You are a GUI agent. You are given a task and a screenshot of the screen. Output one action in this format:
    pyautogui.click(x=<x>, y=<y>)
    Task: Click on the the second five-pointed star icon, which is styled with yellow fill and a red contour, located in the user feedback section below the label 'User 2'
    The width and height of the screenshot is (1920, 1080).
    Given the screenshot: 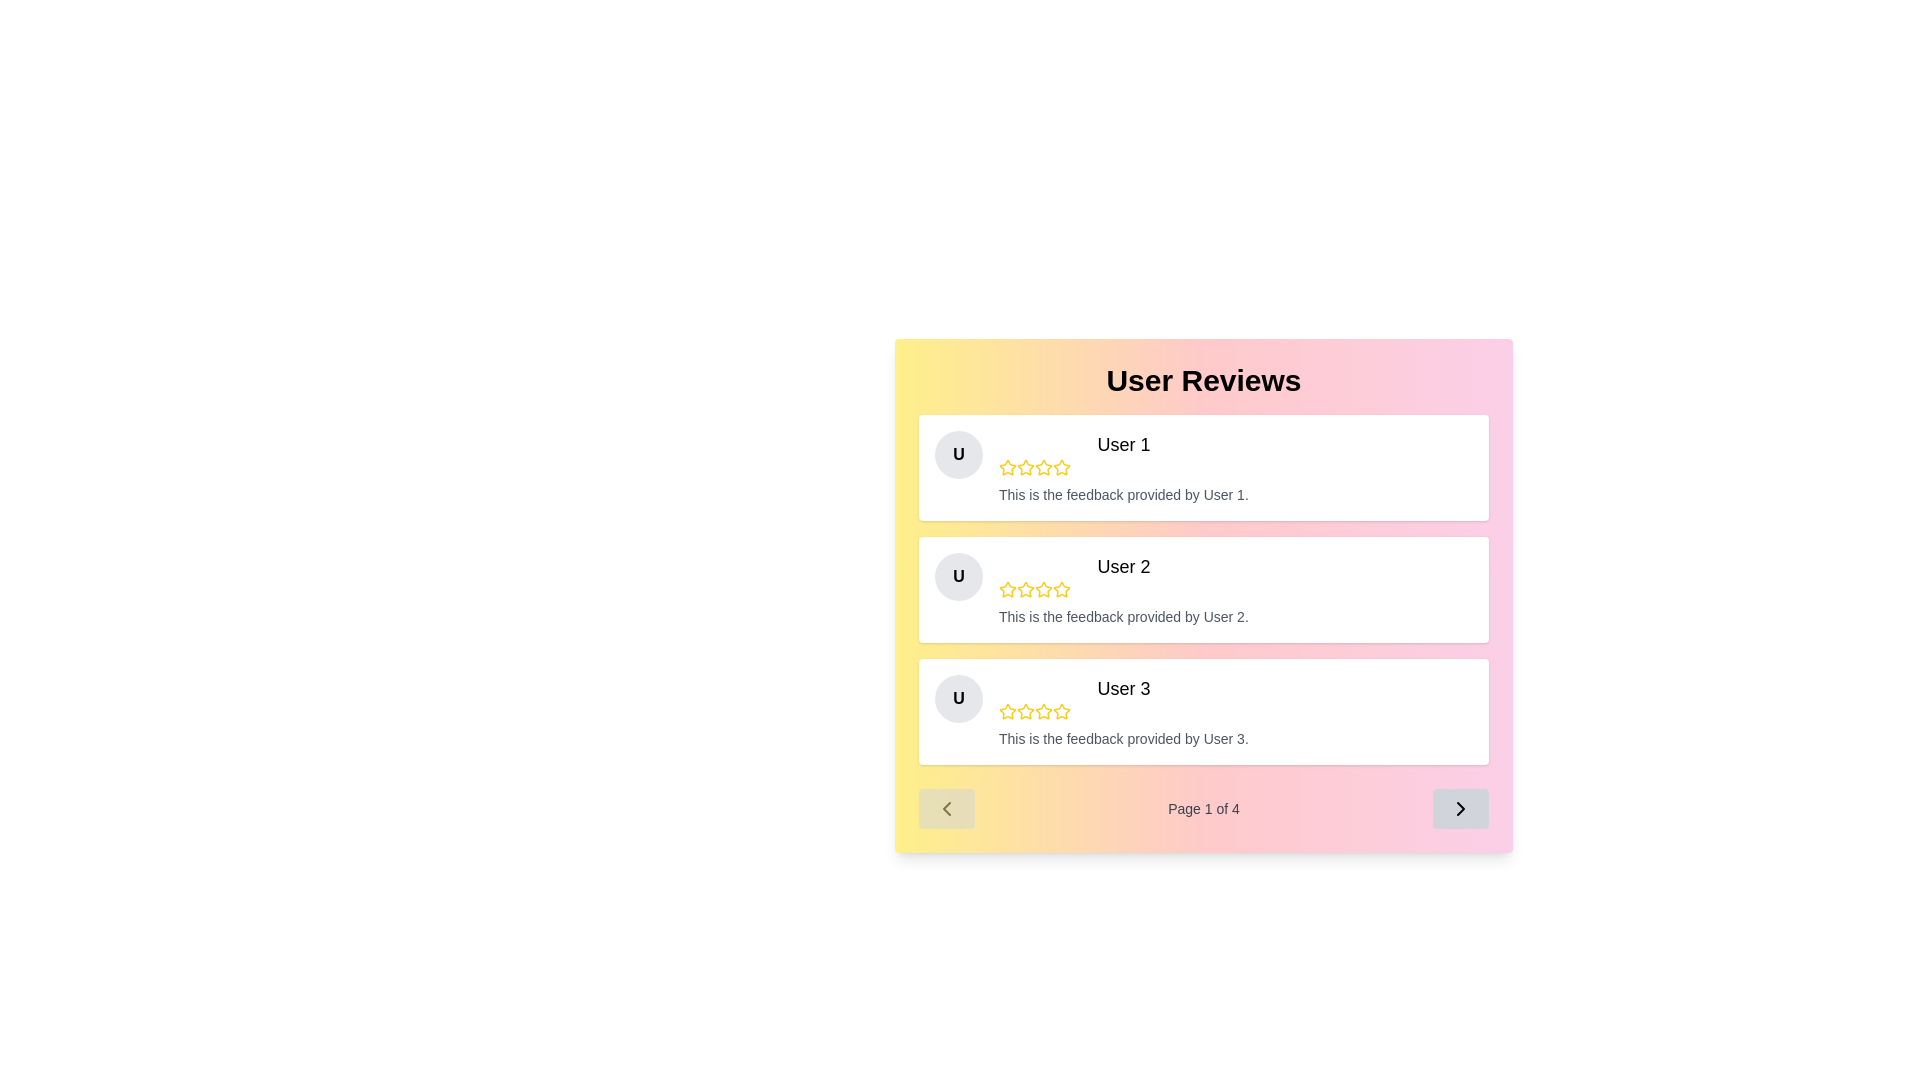 What is the action you would take?
    pyautogui.click(x=1008, y=588)
    